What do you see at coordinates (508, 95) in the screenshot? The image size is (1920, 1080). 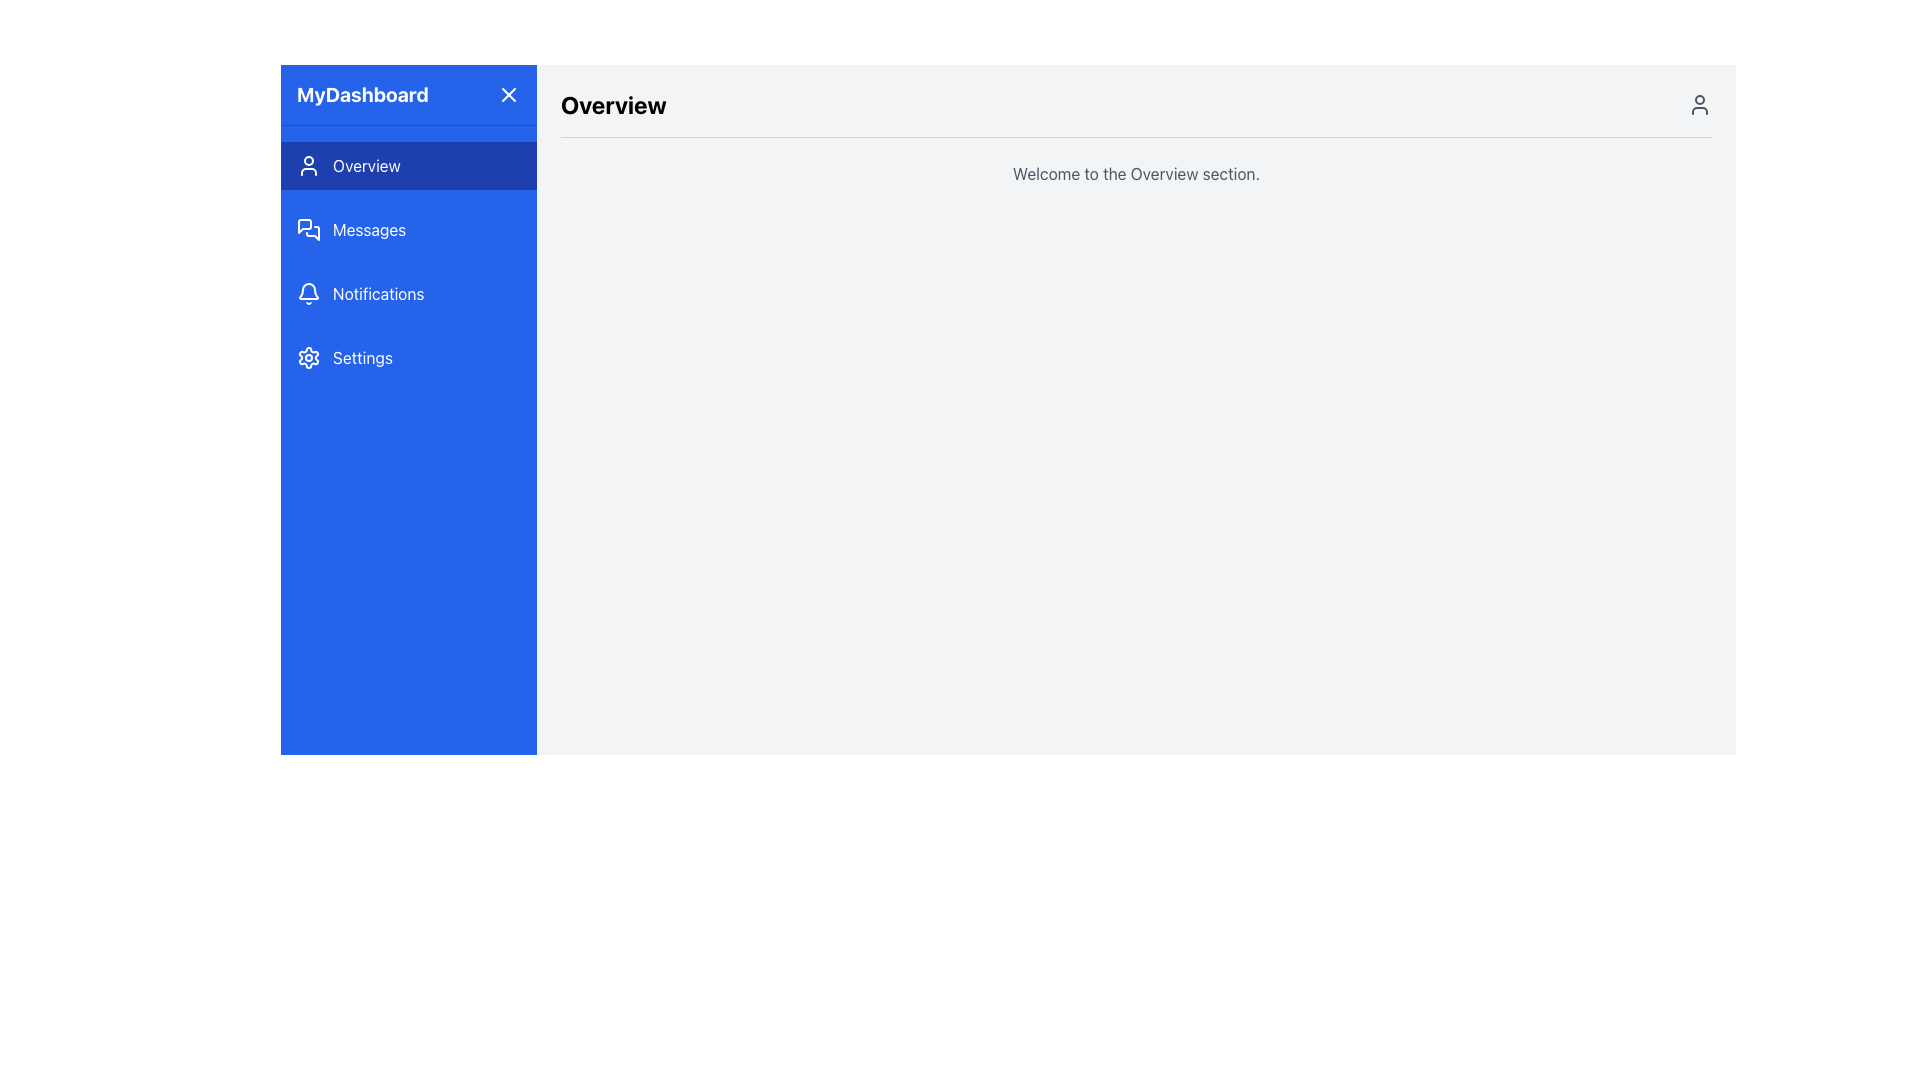 I see `the cross icon in the sidebar header section, positioned to the right of 'MyDashboard', used for dismissing the sidebar` at bounding box center [508, 95].